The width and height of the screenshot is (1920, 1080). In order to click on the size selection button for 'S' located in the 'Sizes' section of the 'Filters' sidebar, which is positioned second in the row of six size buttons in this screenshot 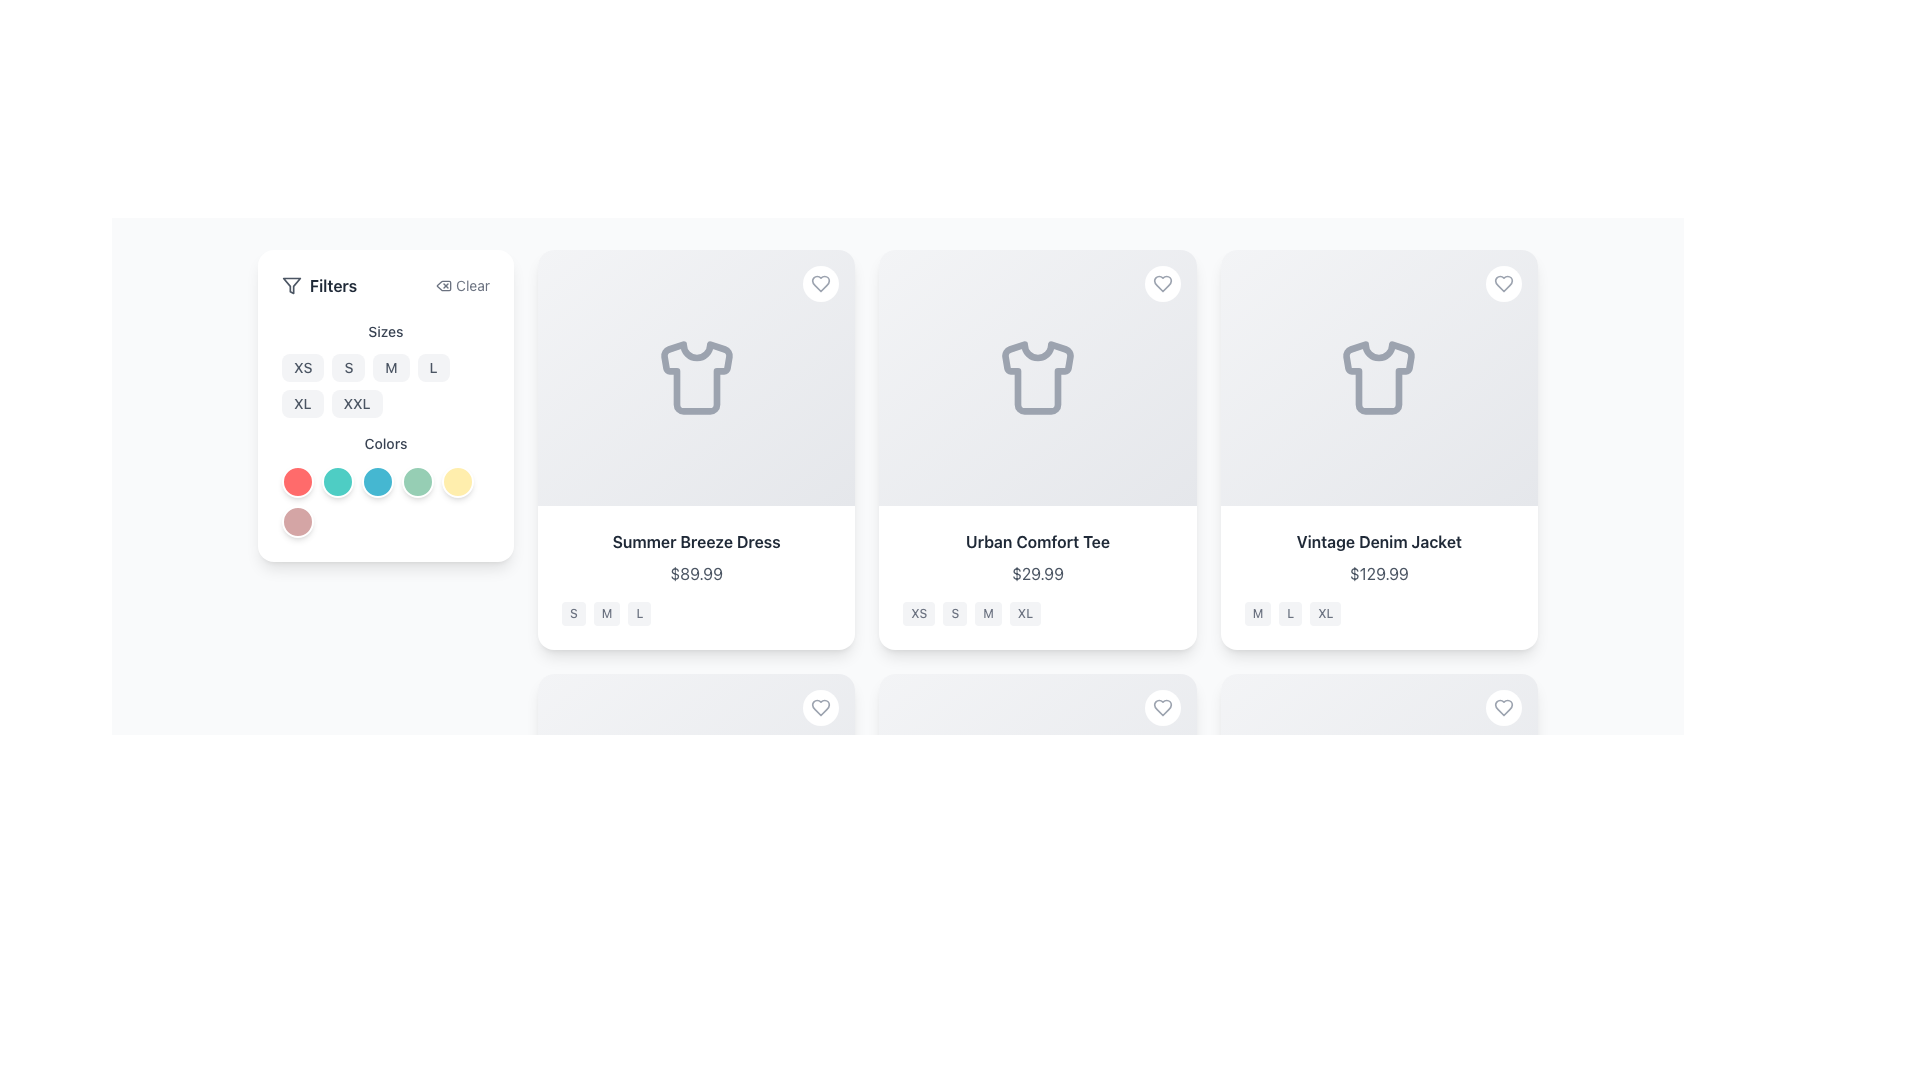, I will do `click(348, 367)`.